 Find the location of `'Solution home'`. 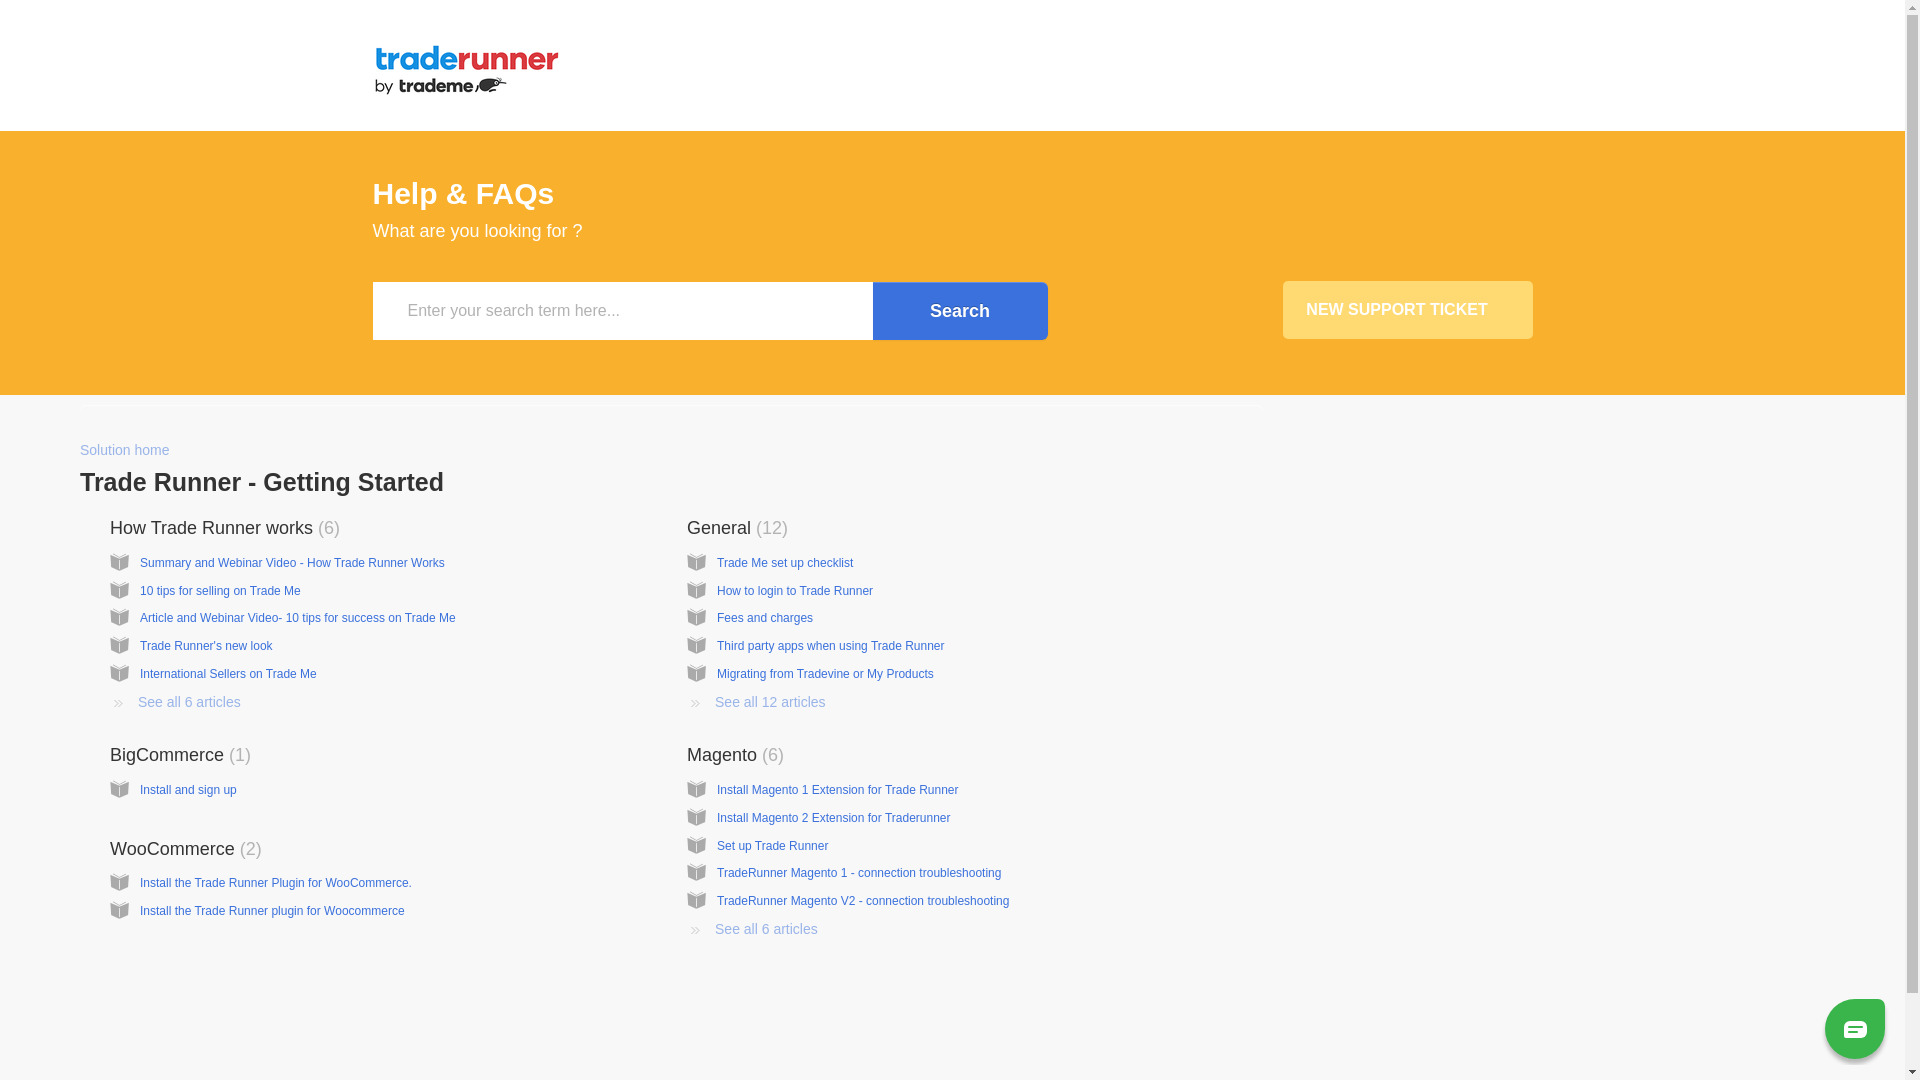

'Solution home' is located at coordinates (123, 450).